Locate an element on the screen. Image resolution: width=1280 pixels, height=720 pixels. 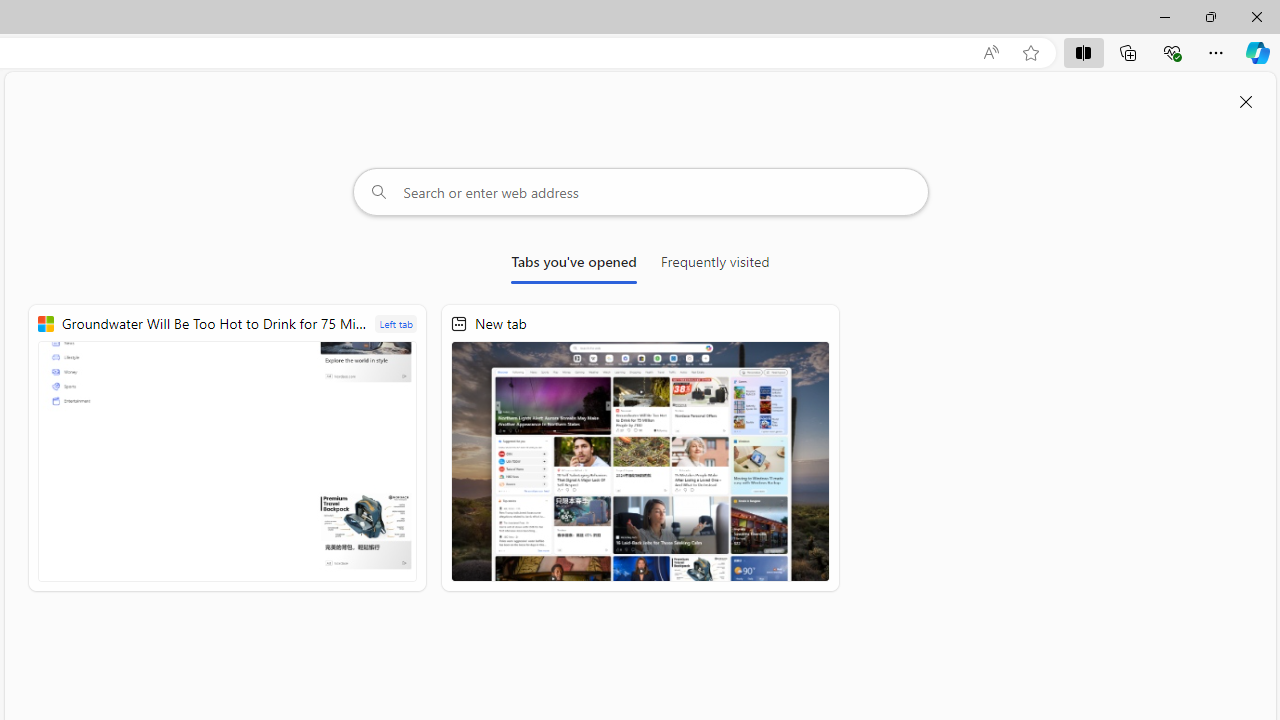
'Restore' is located at coordinates (1209, 16).